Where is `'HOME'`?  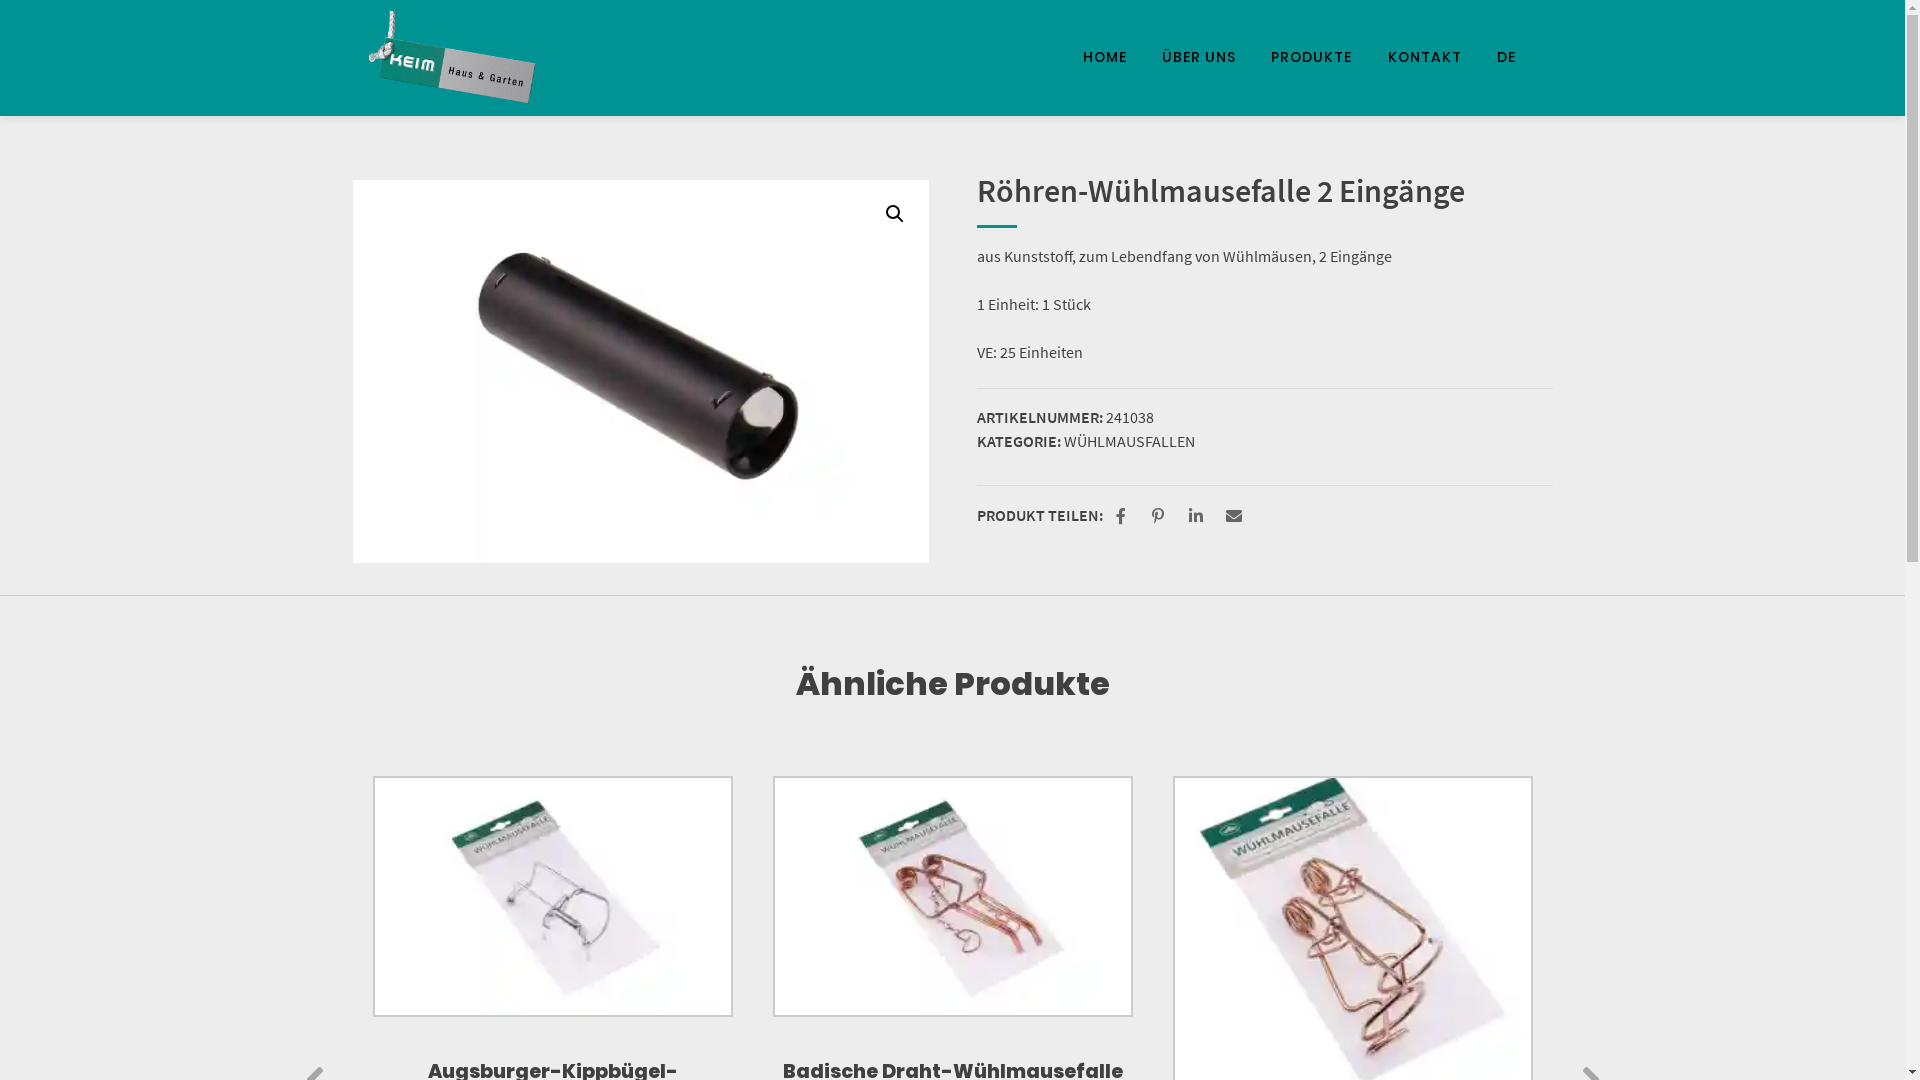
'HOME' is located at coordinates (1082, 56).